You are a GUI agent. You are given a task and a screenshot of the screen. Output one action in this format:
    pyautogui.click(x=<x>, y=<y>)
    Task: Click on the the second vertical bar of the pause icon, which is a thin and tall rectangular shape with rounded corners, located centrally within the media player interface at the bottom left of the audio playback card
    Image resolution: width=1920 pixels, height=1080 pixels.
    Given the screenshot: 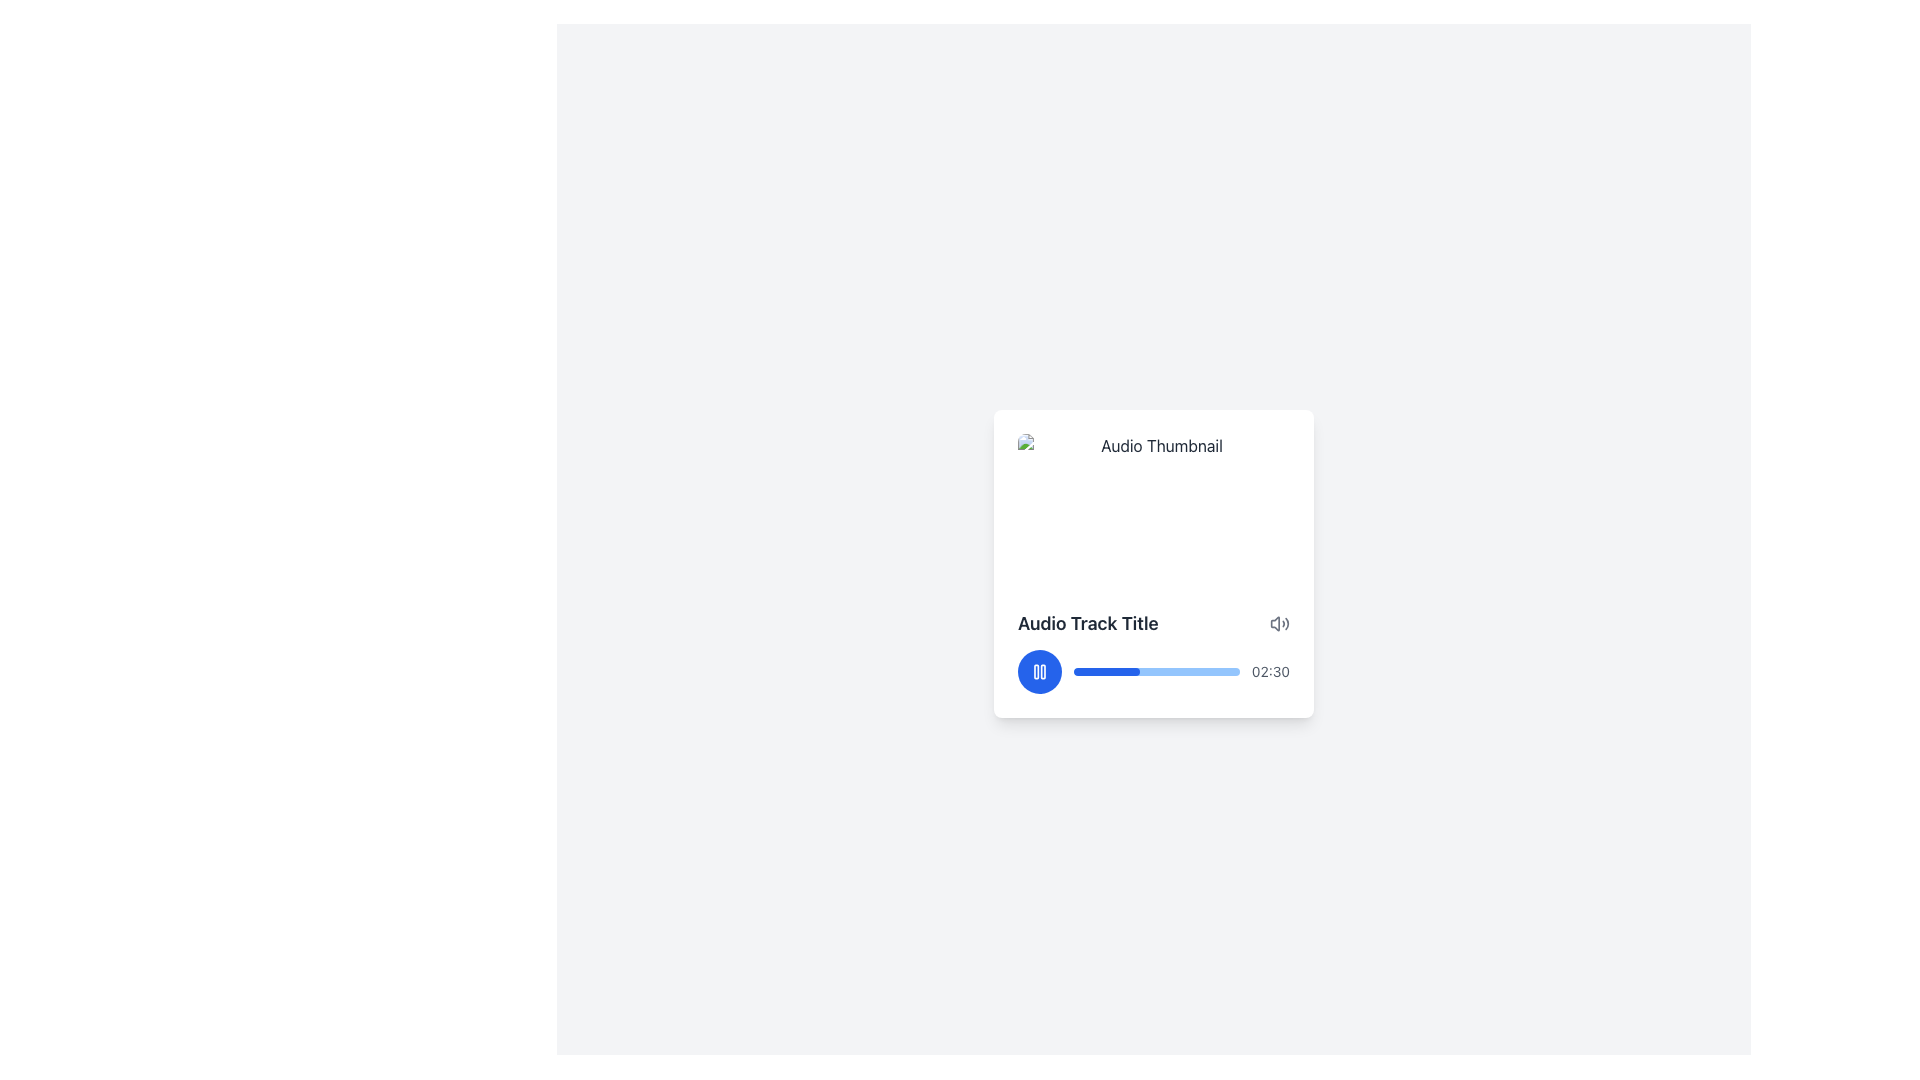 What is the action you would take?
    pyautogui.click(x=1042, y=671)
    